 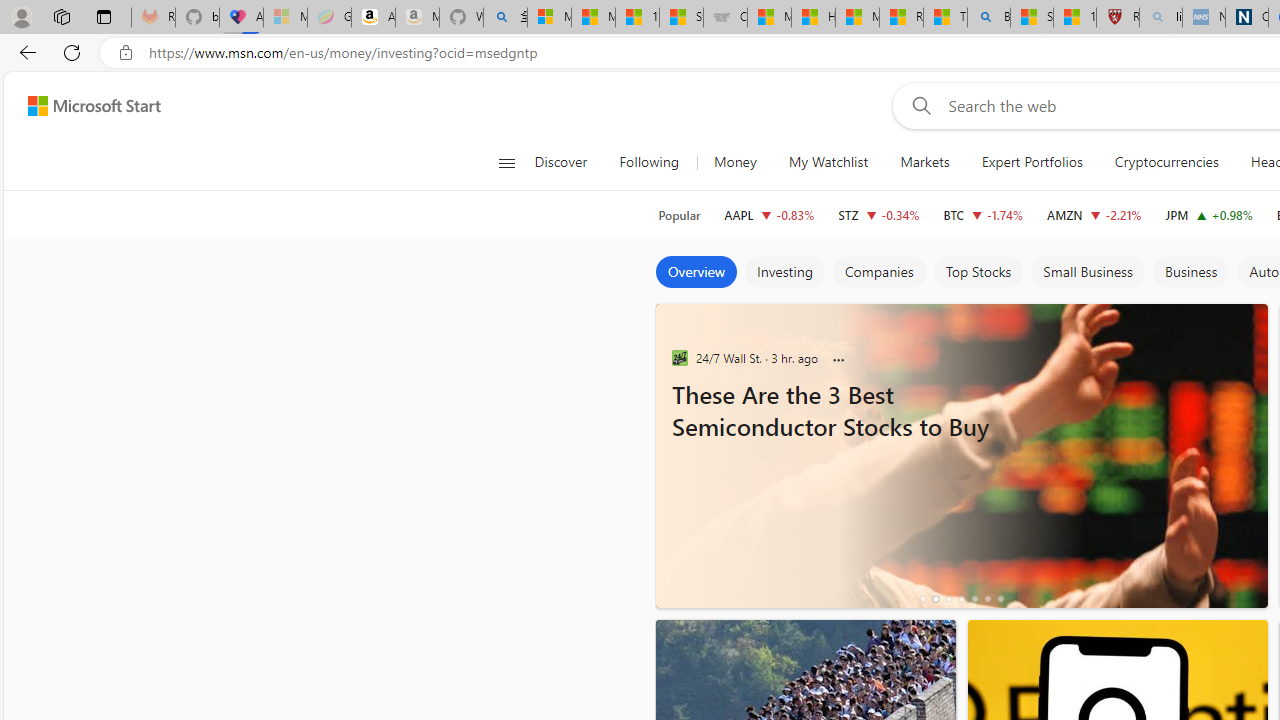 I want to click on 'AMZN AMAZON.COM, INC. decrease 176.13 -3.98 -2.21%', so click(x=1094, y=214).